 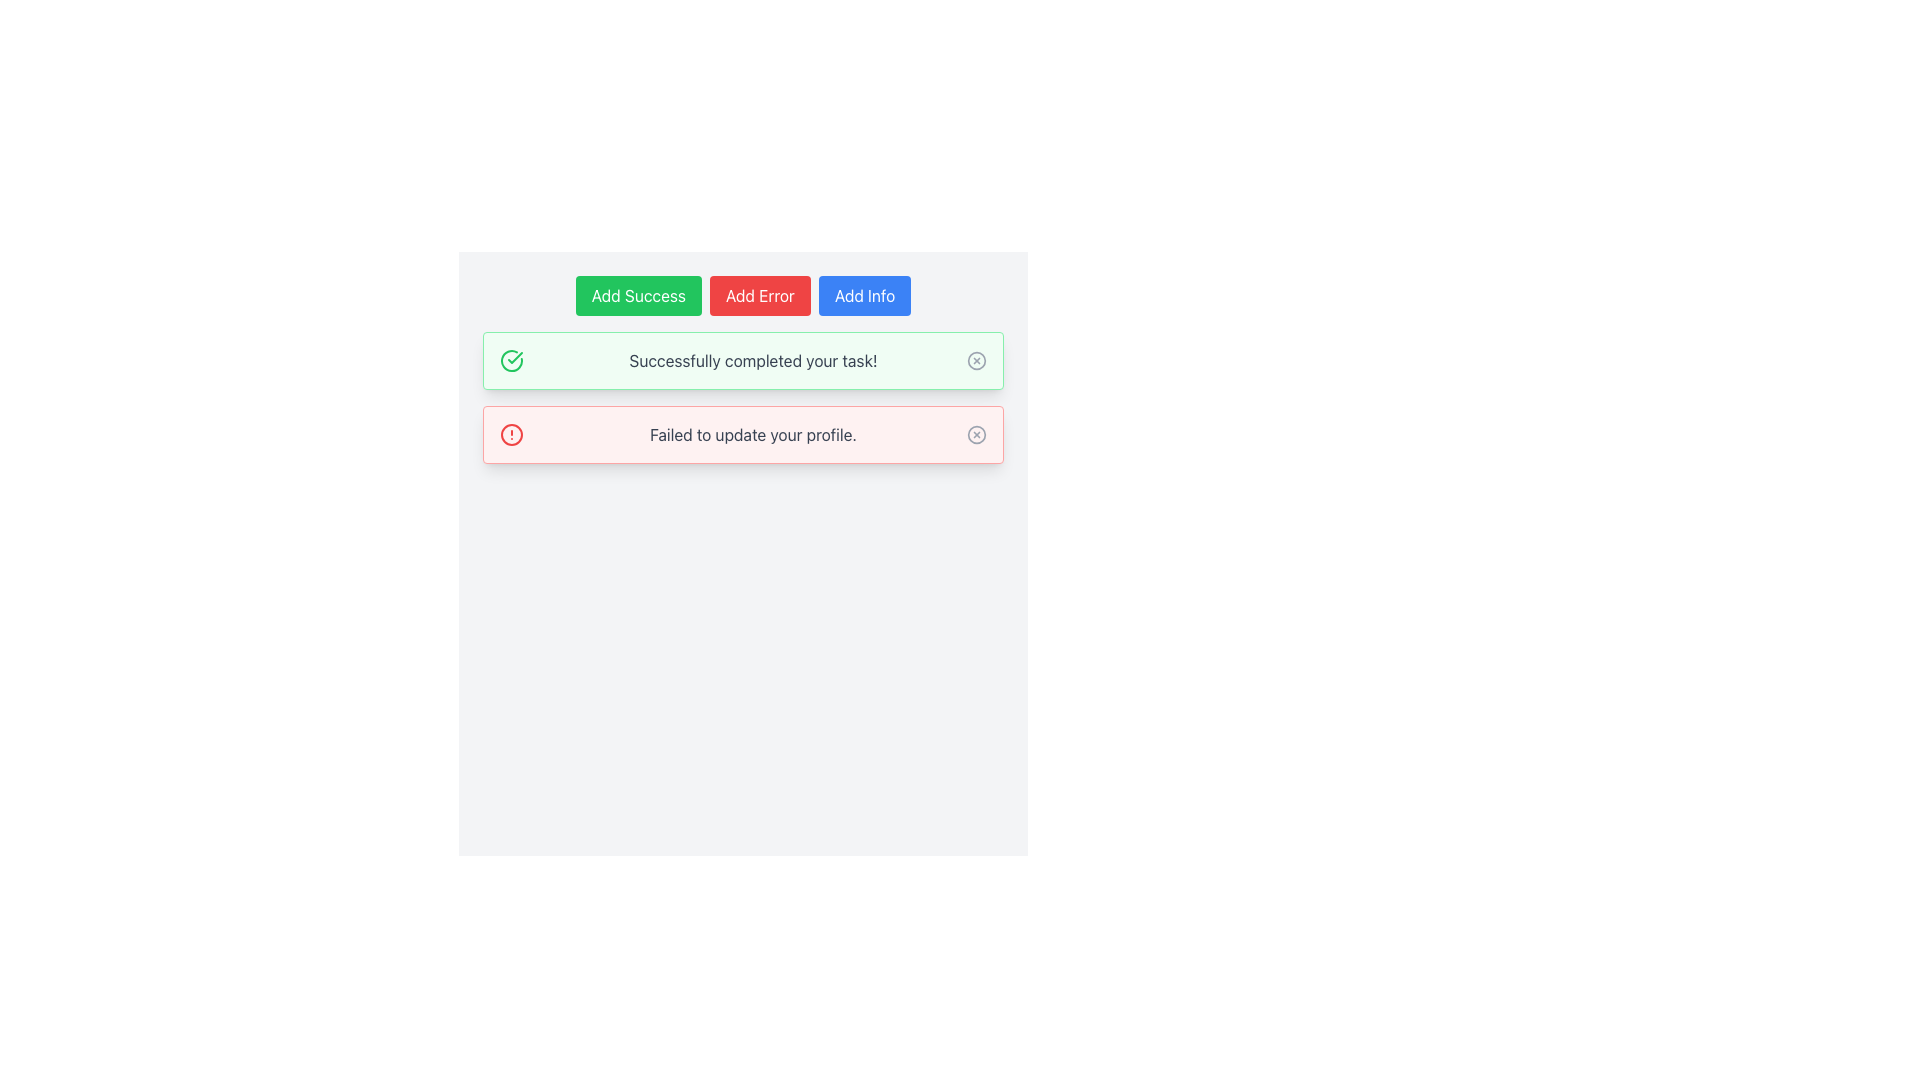 What do you see at coordinates (742, 434) in the screenshot?
I see `error message from the Alert box that has a red border and a light red background, displaying 'Failed to update your profile.'` at bounding box center [742, 434].